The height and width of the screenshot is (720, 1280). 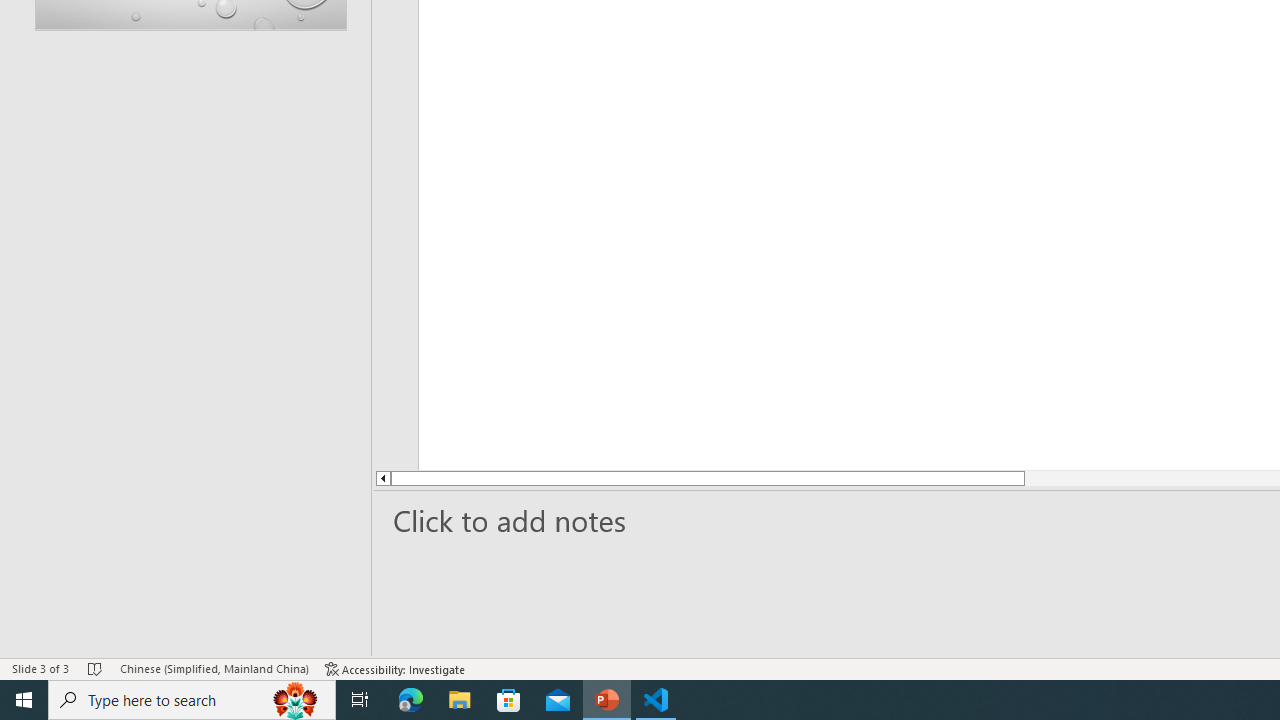 I want to click on 'Page Number Screen 1 of 1 ', so click(x=62, y=640).